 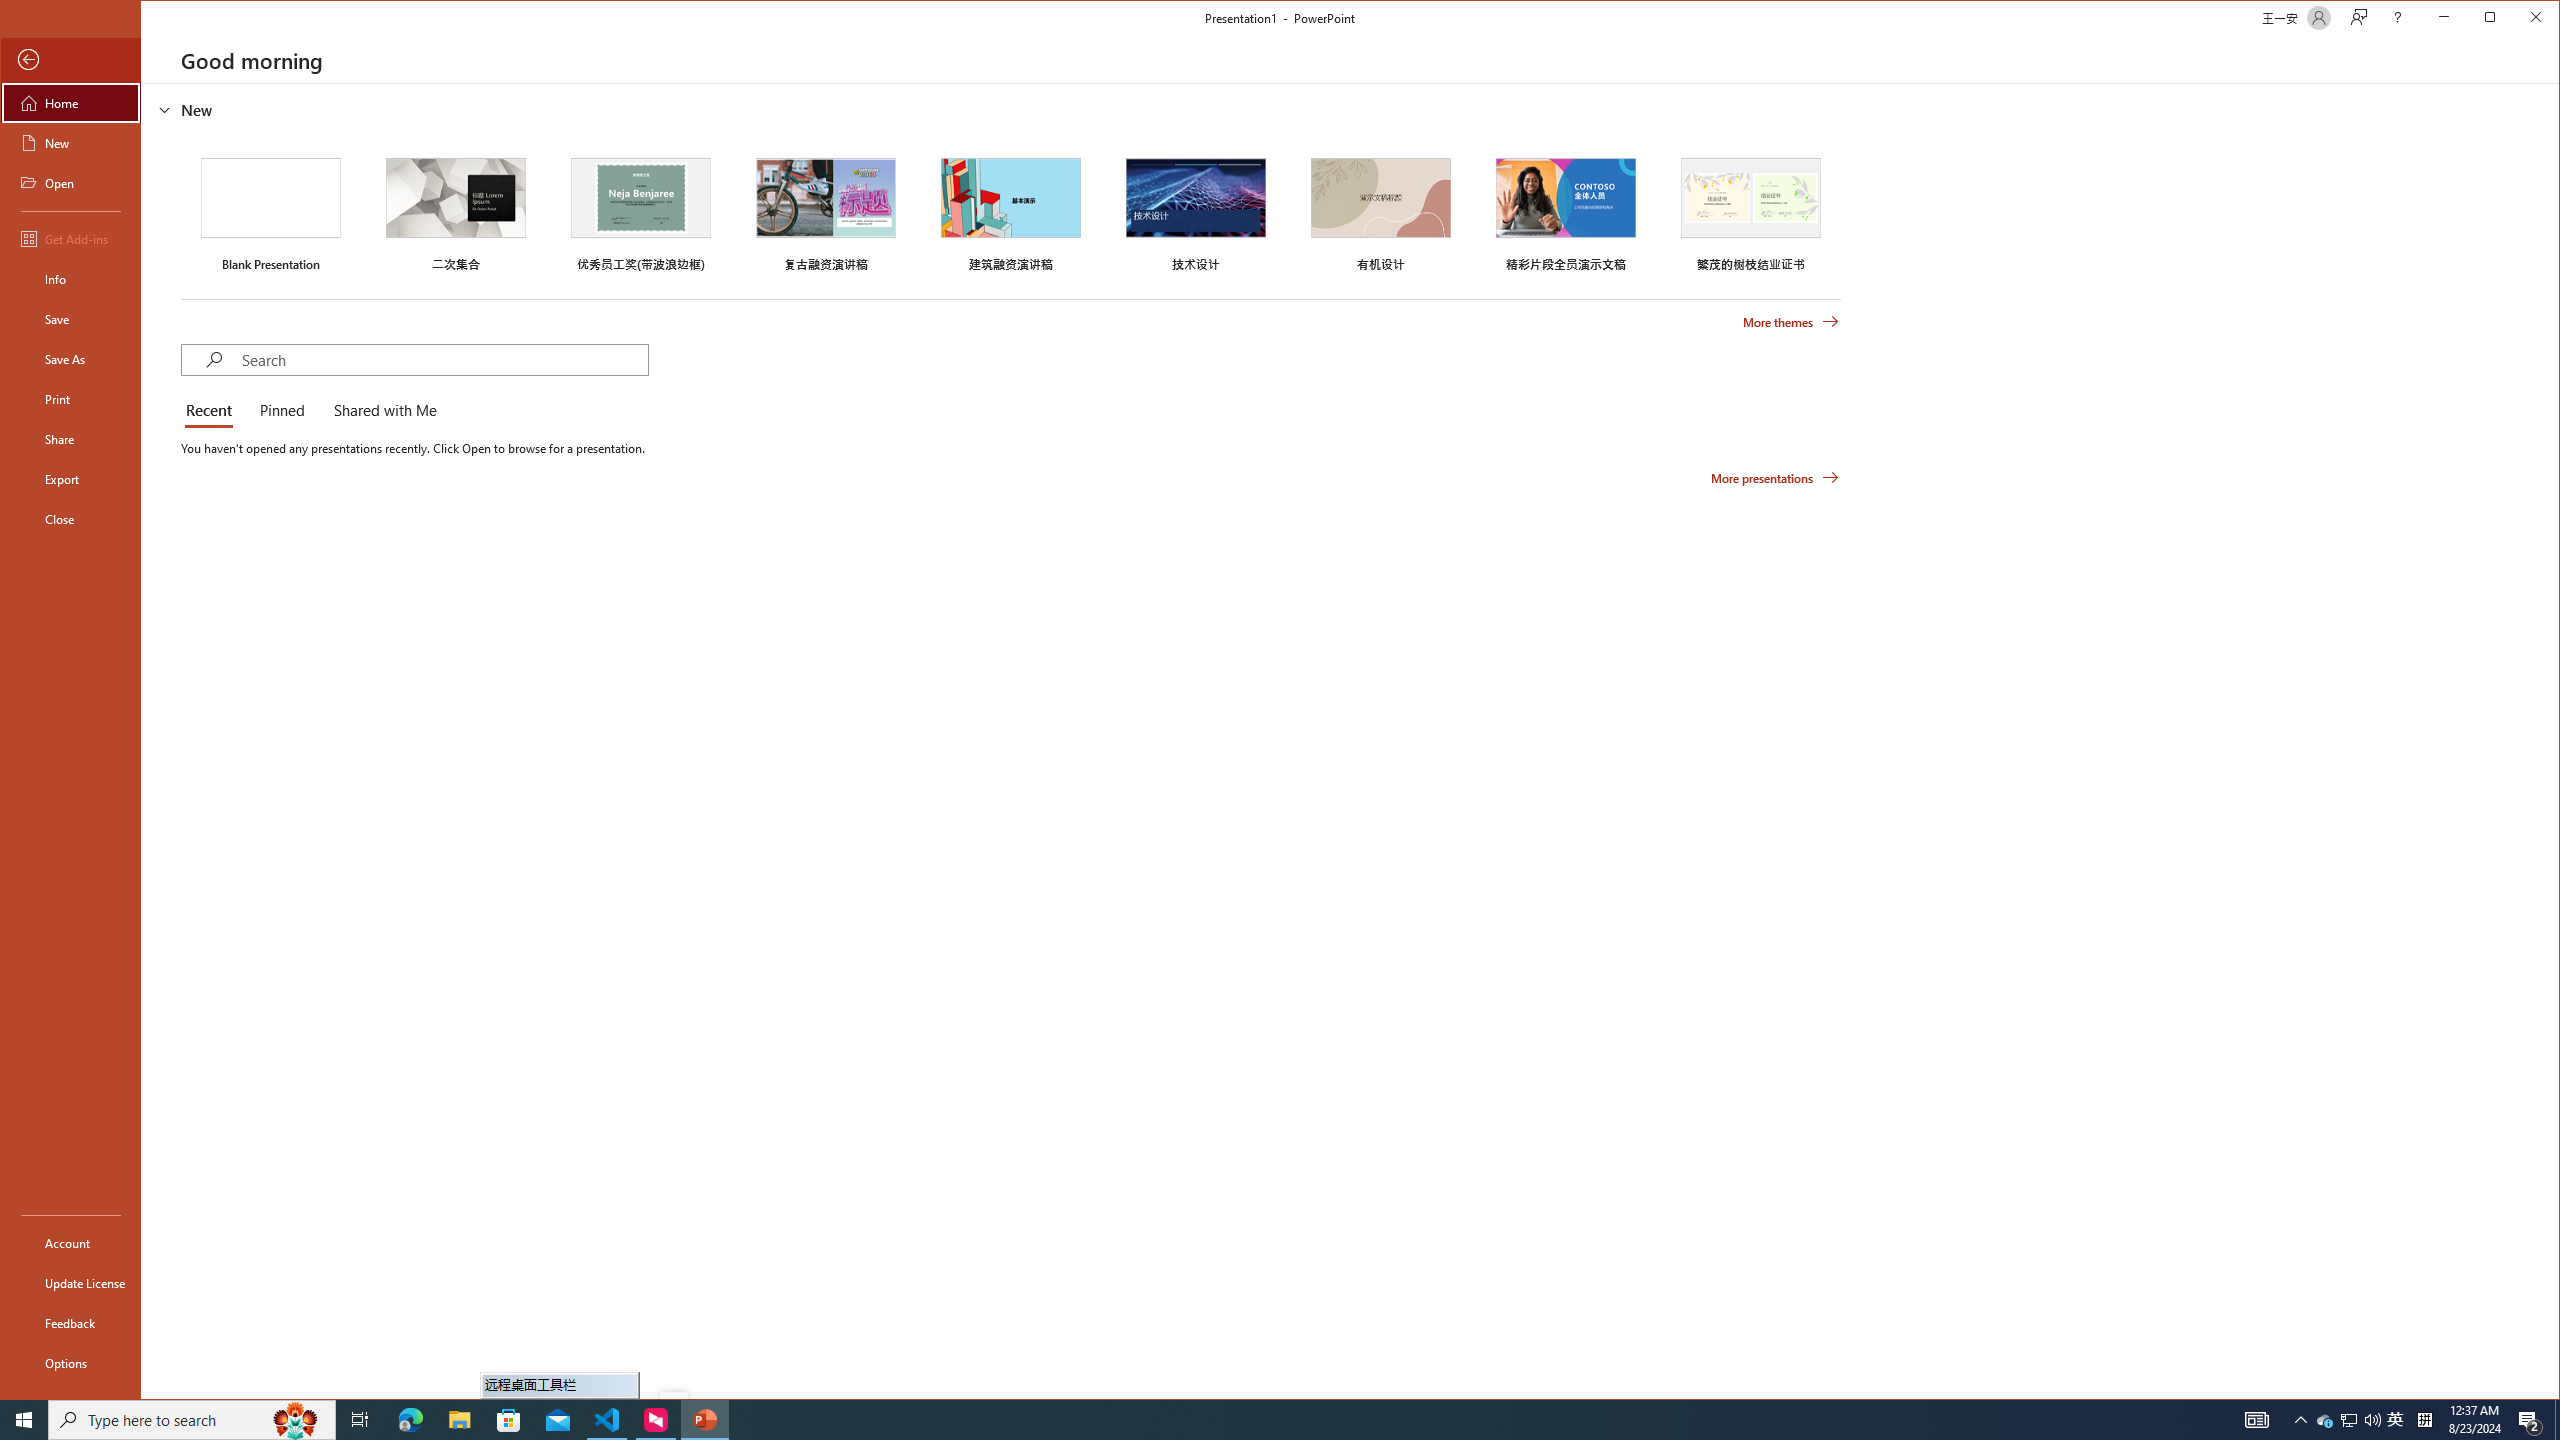 I want to click on 'Pinned', so click(x=281, y=410).